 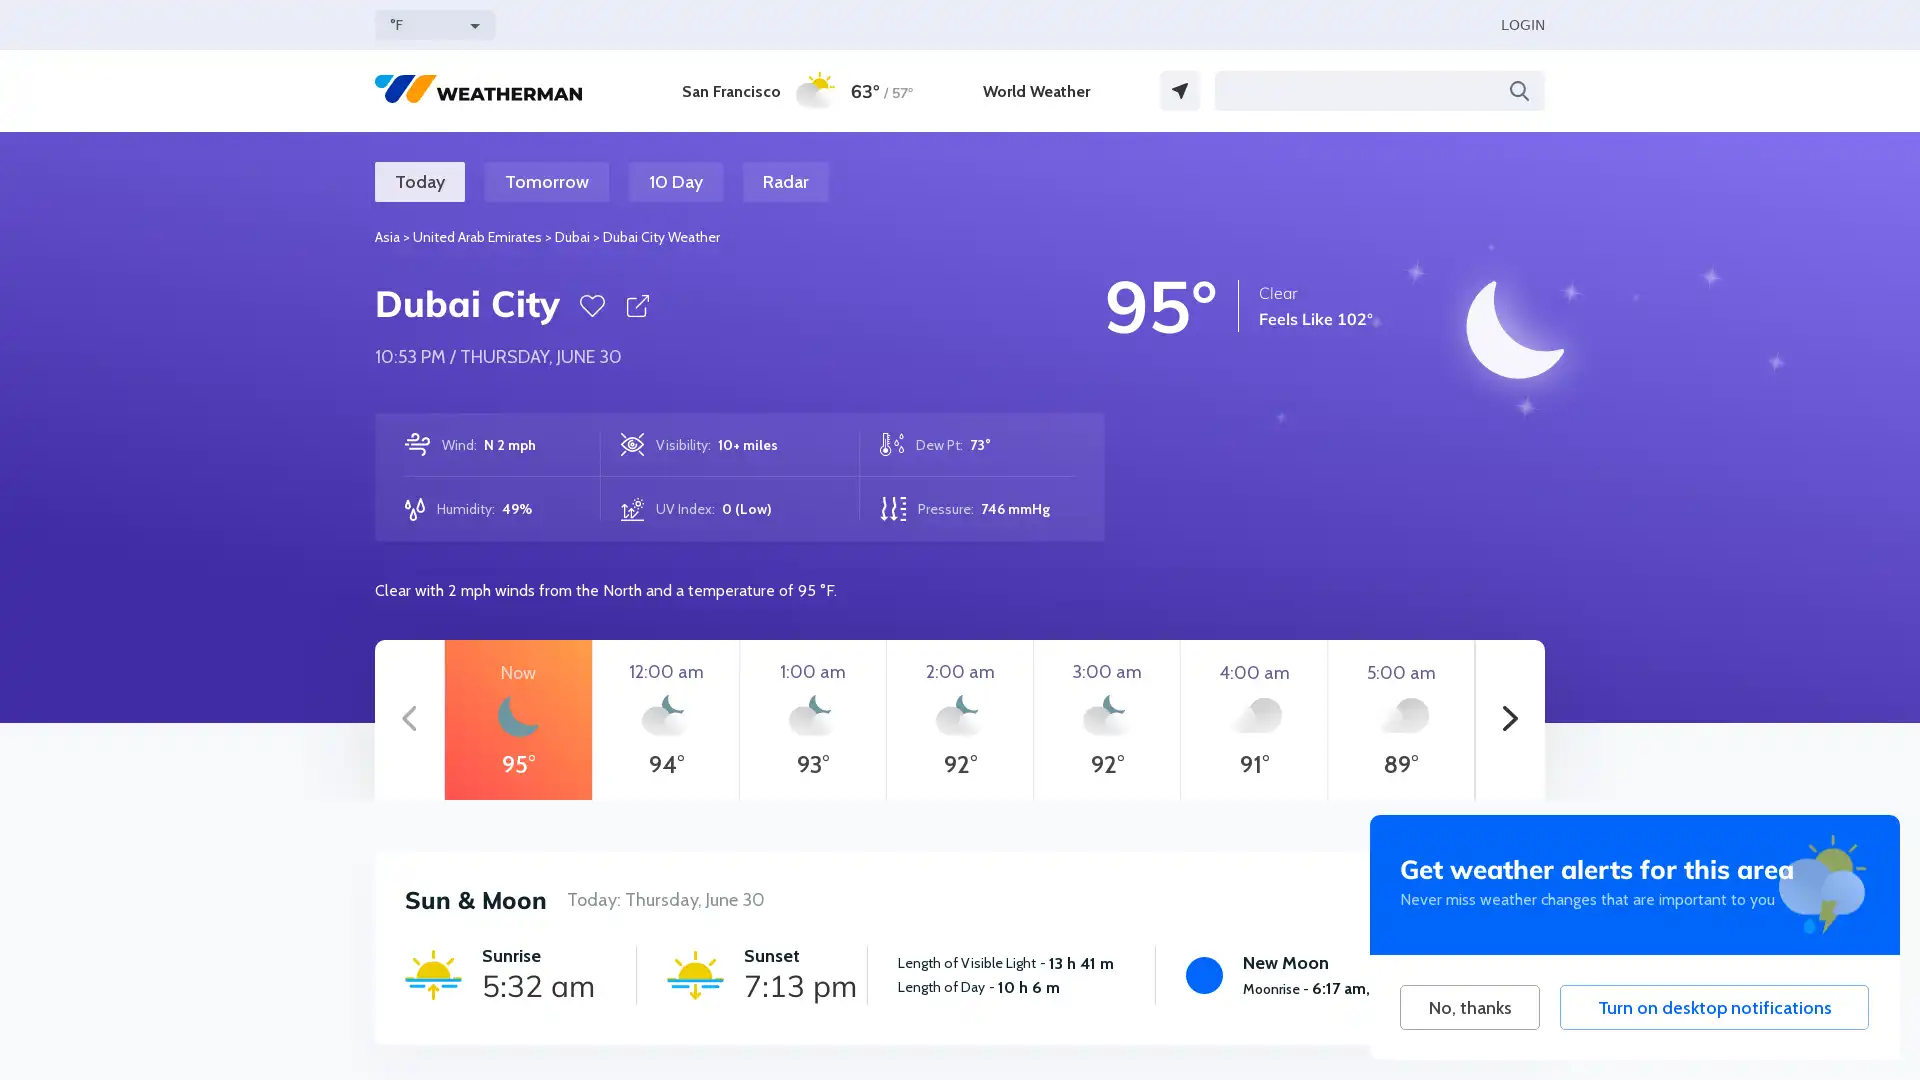 What do you see at coordinates (1510, 720) in the screenshot?
I see `Next hours` at bounding box center [1510, 720].